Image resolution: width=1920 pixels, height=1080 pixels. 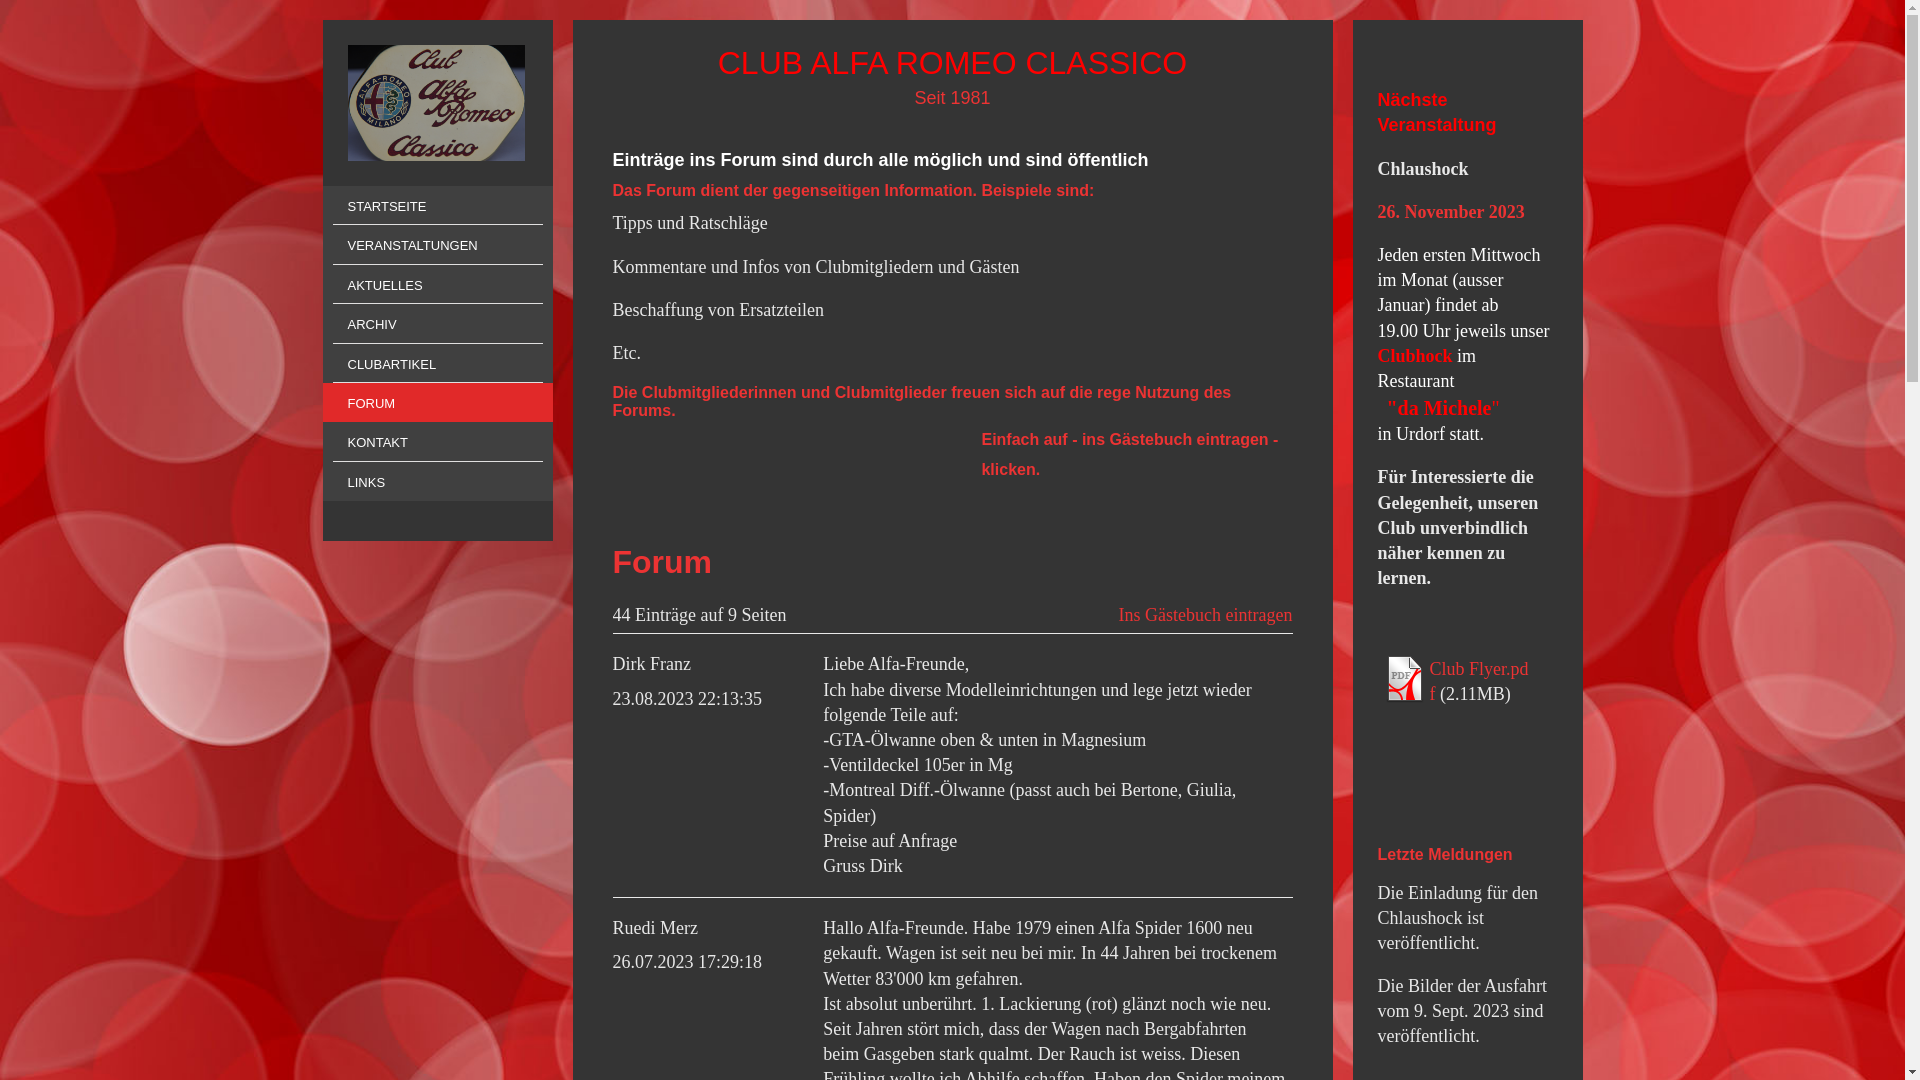 What do you see at coordinates (435, 402) in the screenshot?
I see `'FORUM'` at bounding box center [435, 402].